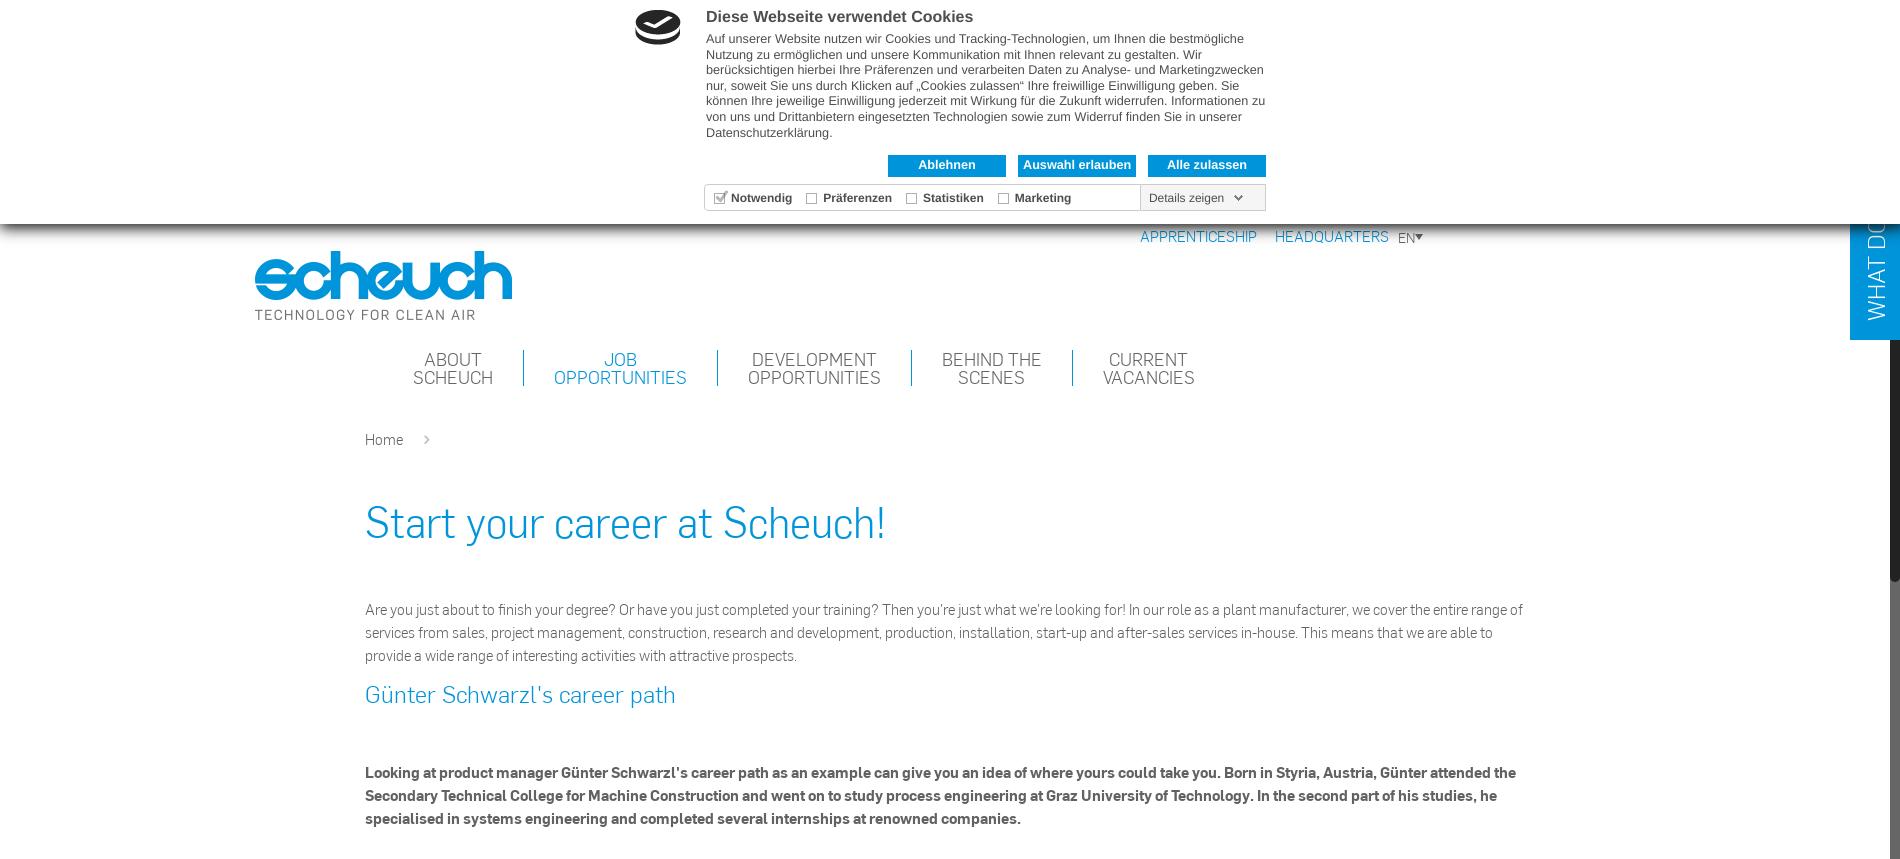 Image resolution: width=1900 pixels, height=859 pixels. I want to click on '.', so click(829, 132).